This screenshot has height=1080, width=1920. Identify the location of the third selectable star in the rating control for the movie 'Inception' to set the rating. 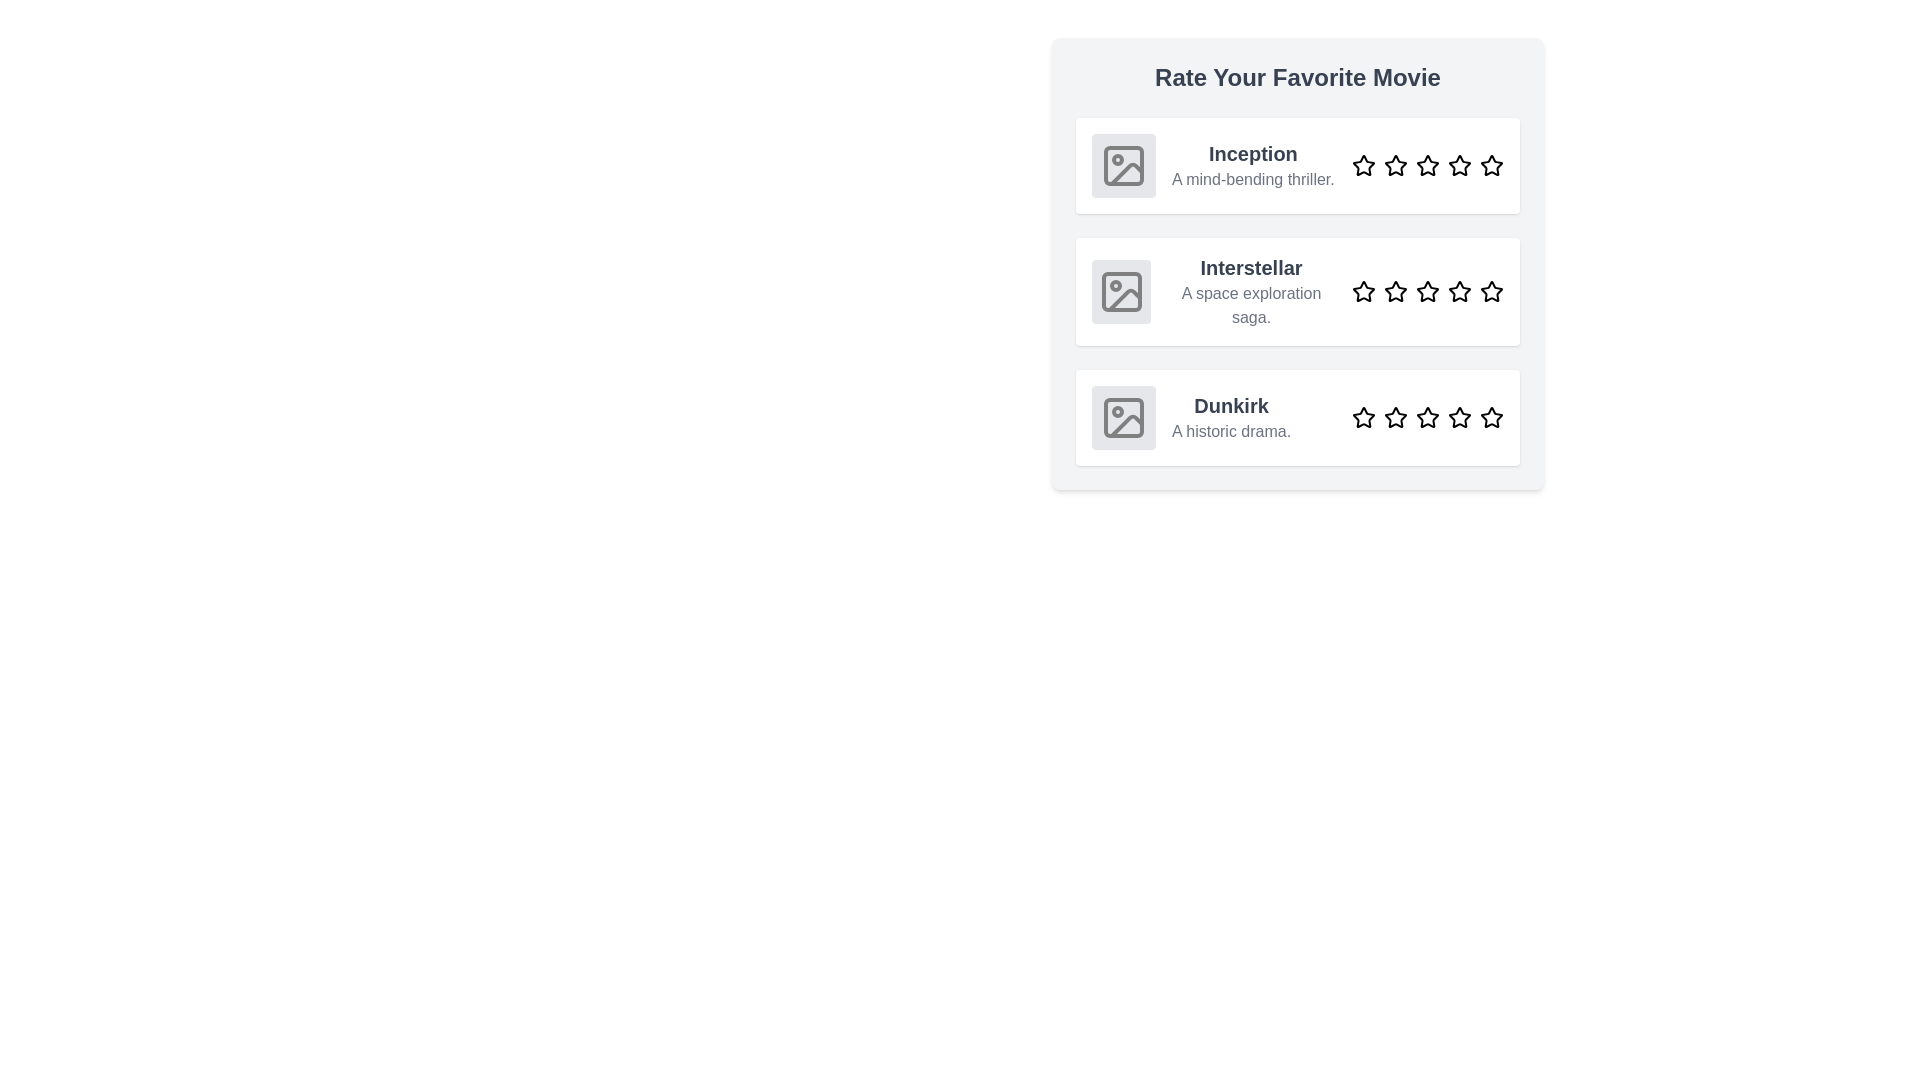
(1427, 164).